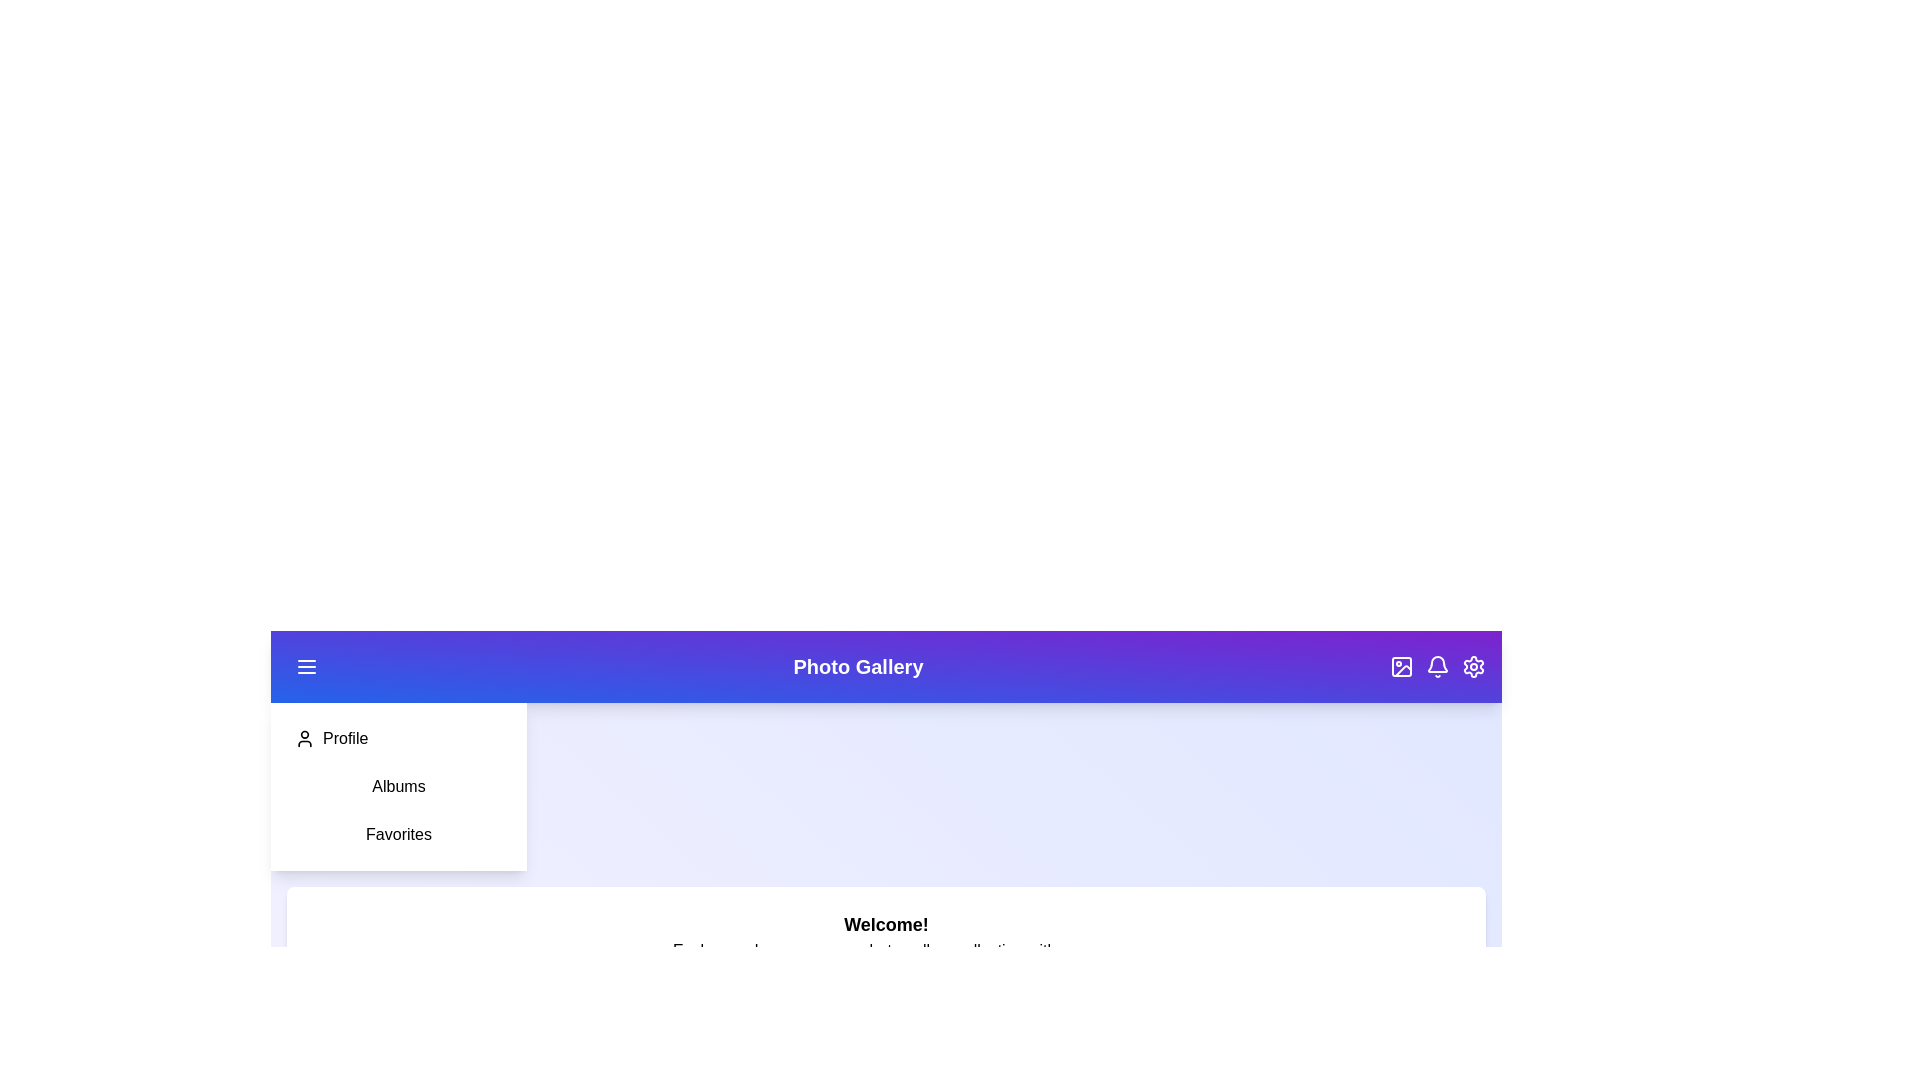  Describe the element at coordinates (306, 667) in the screenshot. I see `the menu icon to toggle the menu visibility` at that location.